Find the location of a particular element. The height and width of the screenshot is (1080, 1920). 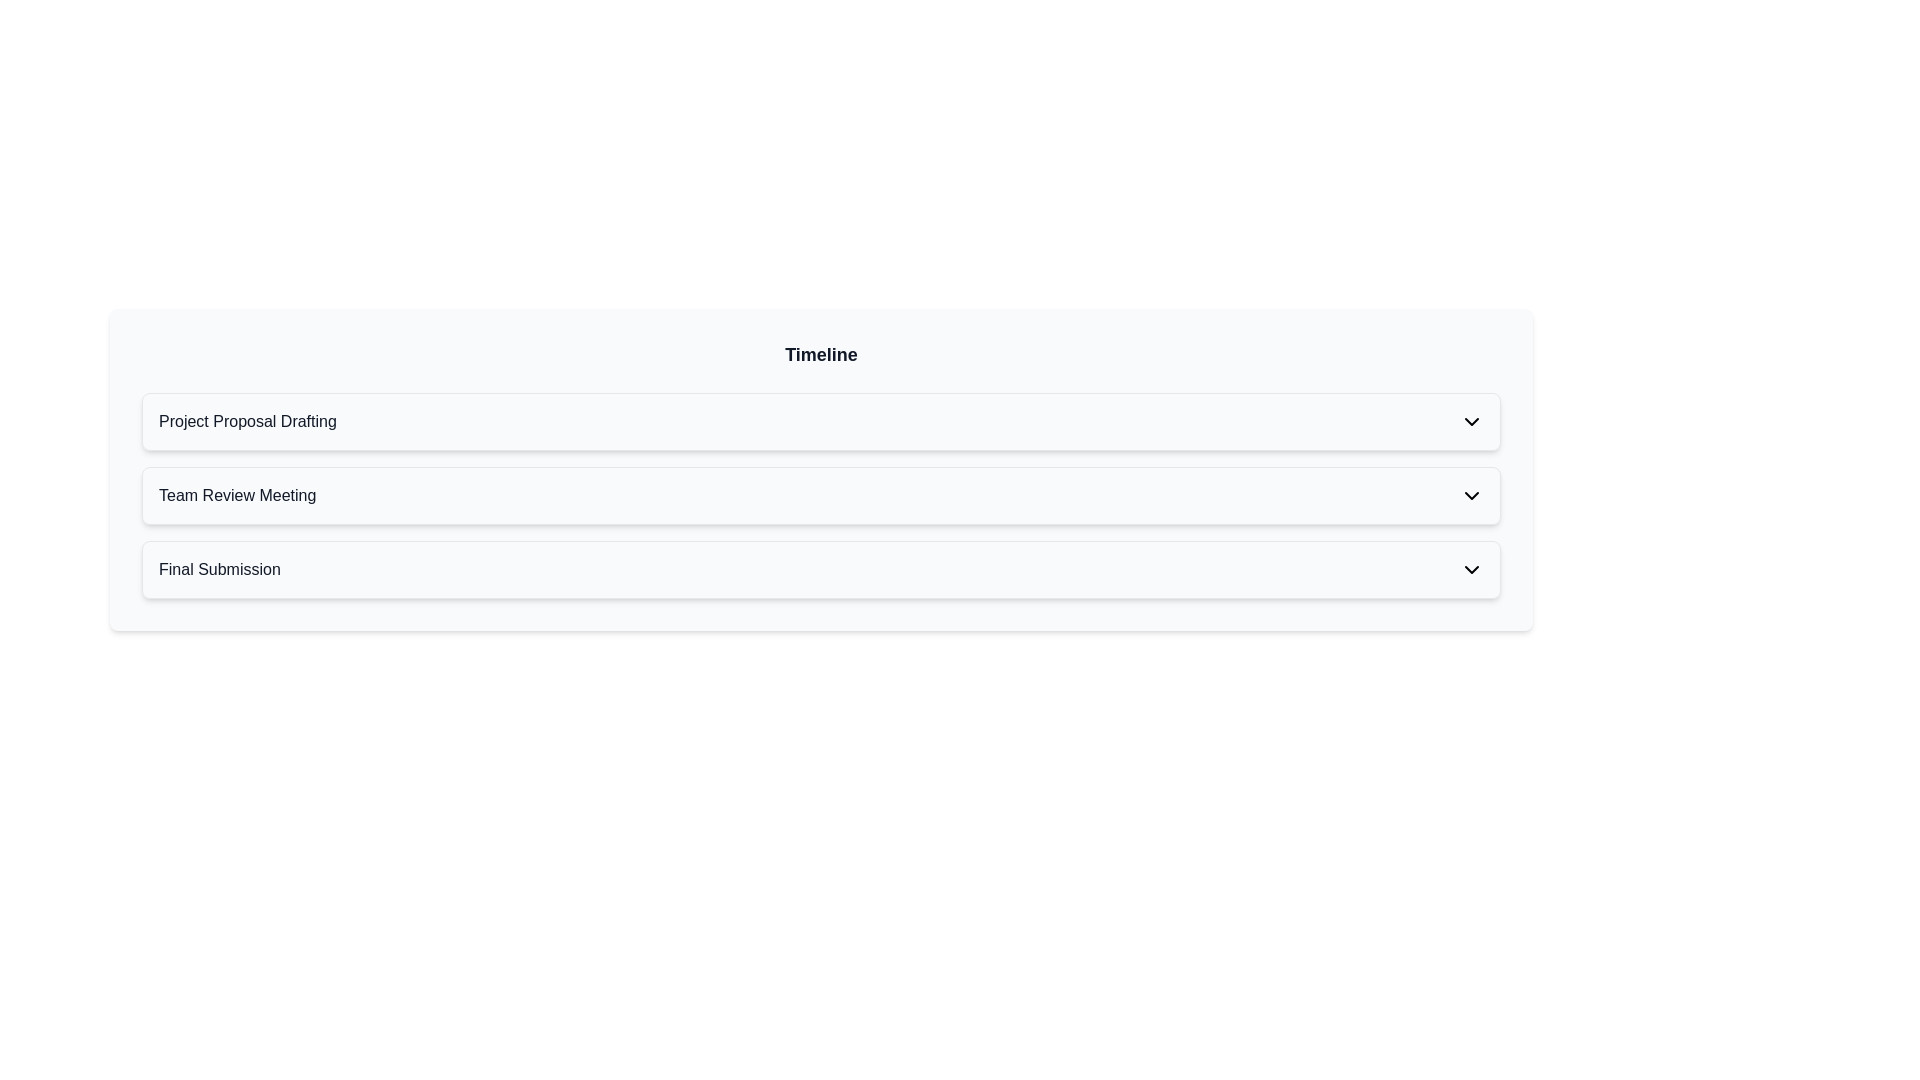

the dropdown indicator icon located at the right end of the 'Final Submission' row is located at coordinates (1472, 570).